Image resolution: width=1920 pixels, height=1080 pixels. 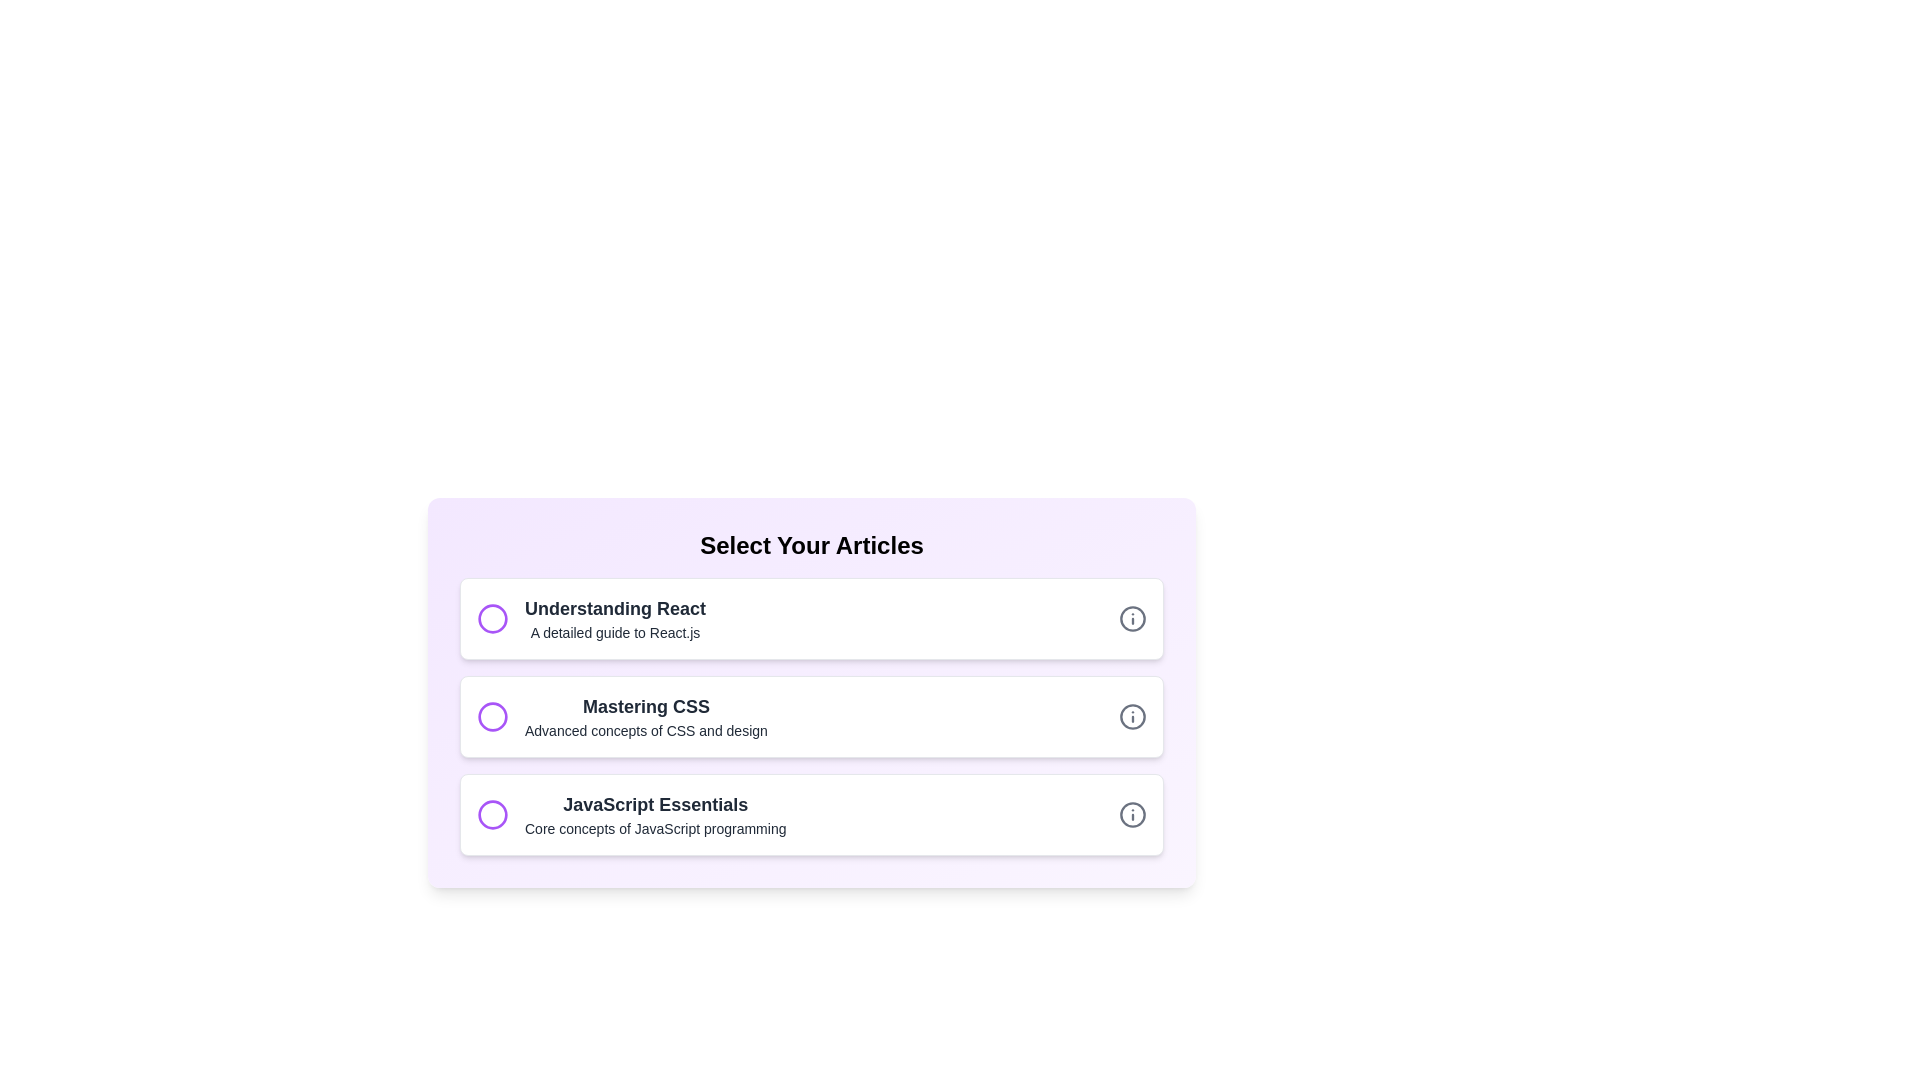 What do you see at coordinates (1132, 716) in the screenshot?
I see `the info icon for the article titled 'Mastering CSS'` at bounding box center [1132, 716].